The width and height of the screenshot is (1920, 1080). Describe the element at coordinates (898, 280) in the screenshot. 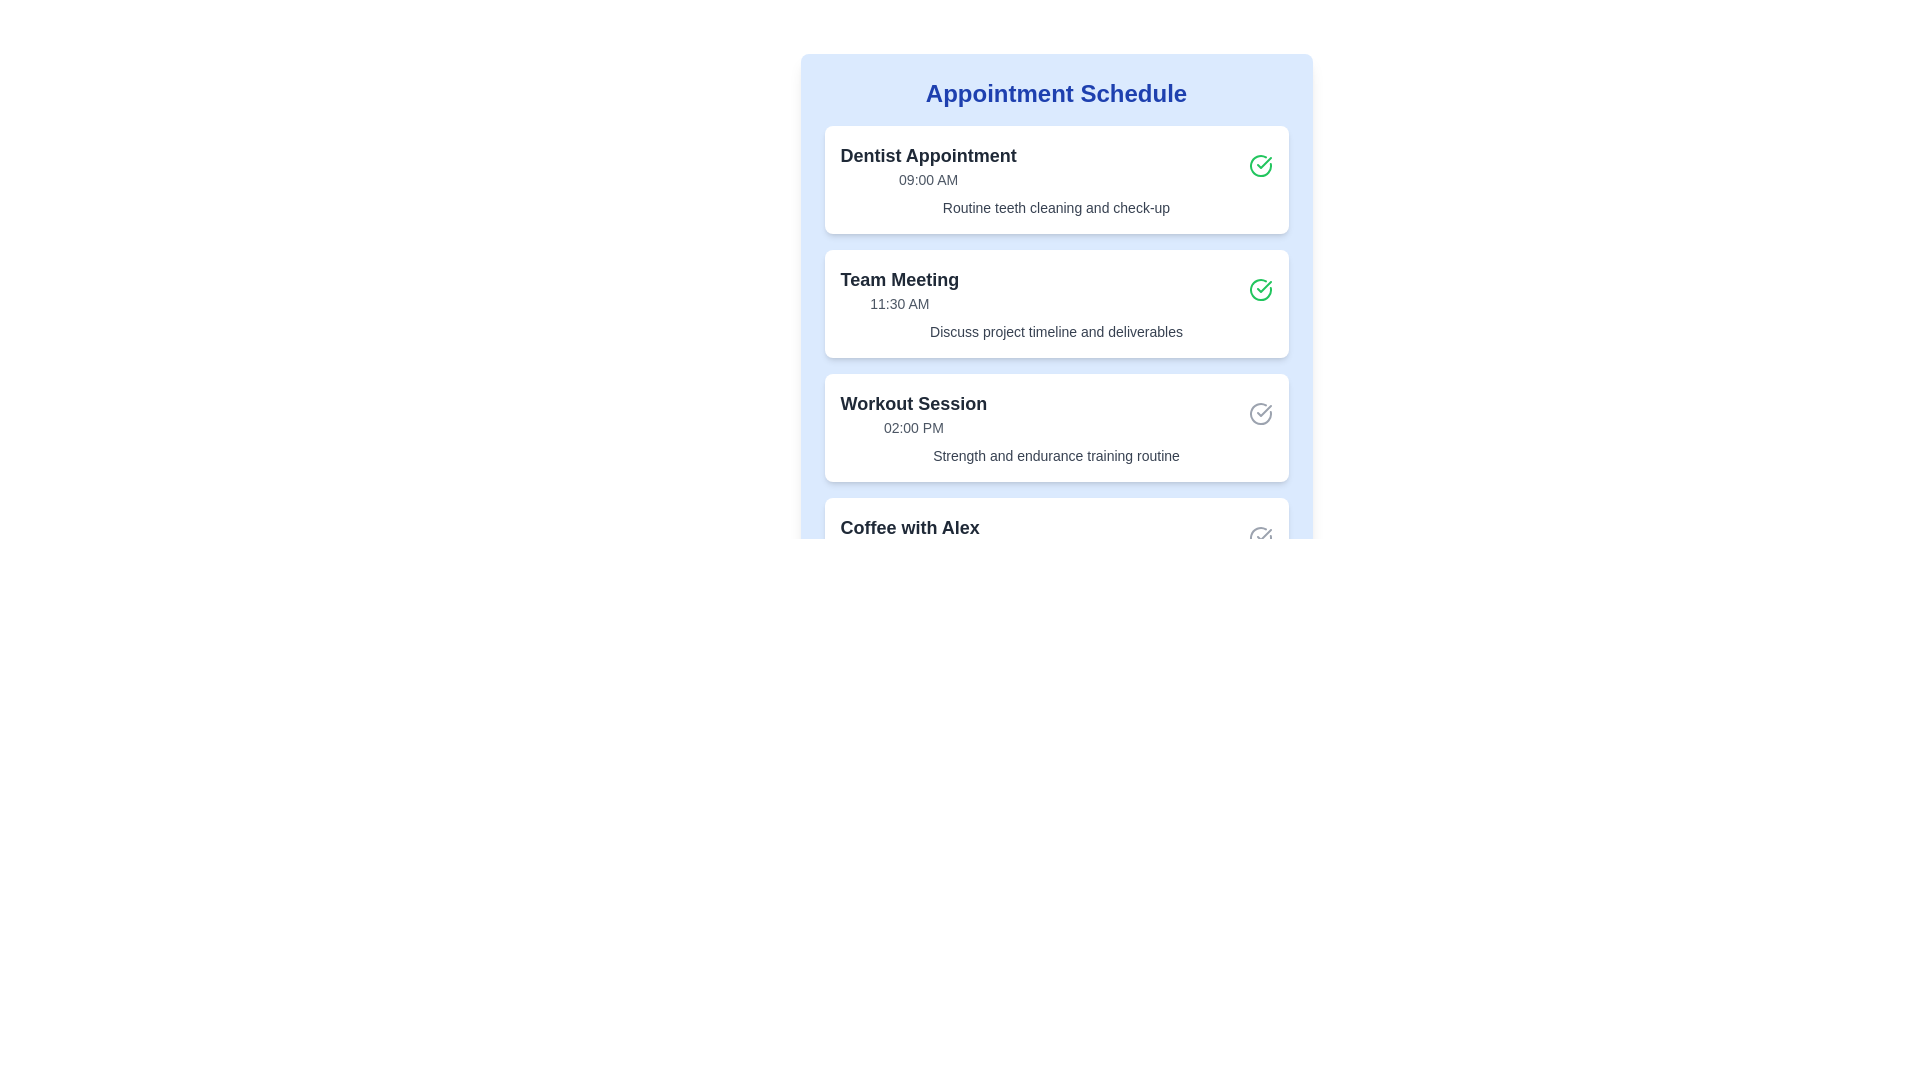

I see `text content of the title label for the 'Team Meeting' entry, which is located above the 'Workout Session' card and below the 'Dentist Appointment' card in the scheduled appointments list` at that location.